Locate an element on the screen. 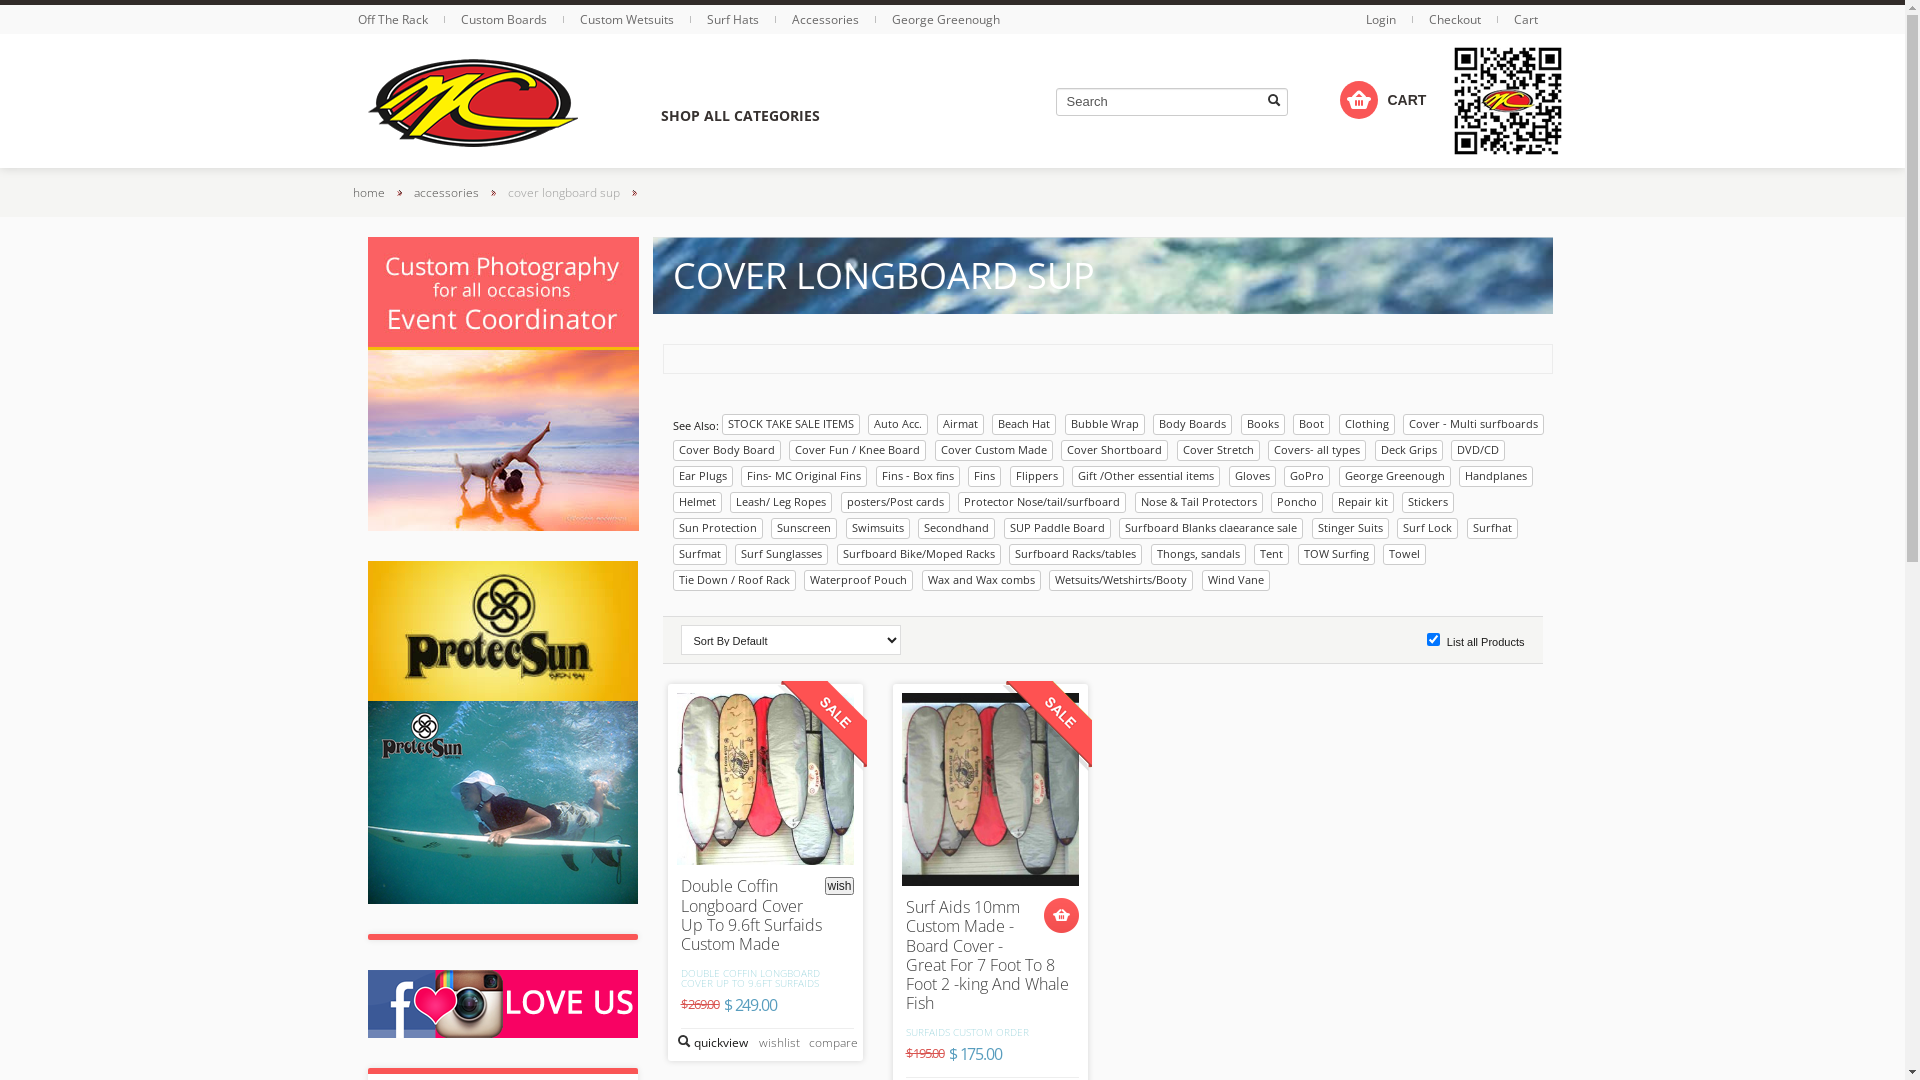 This screenshot has height=1080, width=1920. 'Books' is located at coordinates (1261, 423).